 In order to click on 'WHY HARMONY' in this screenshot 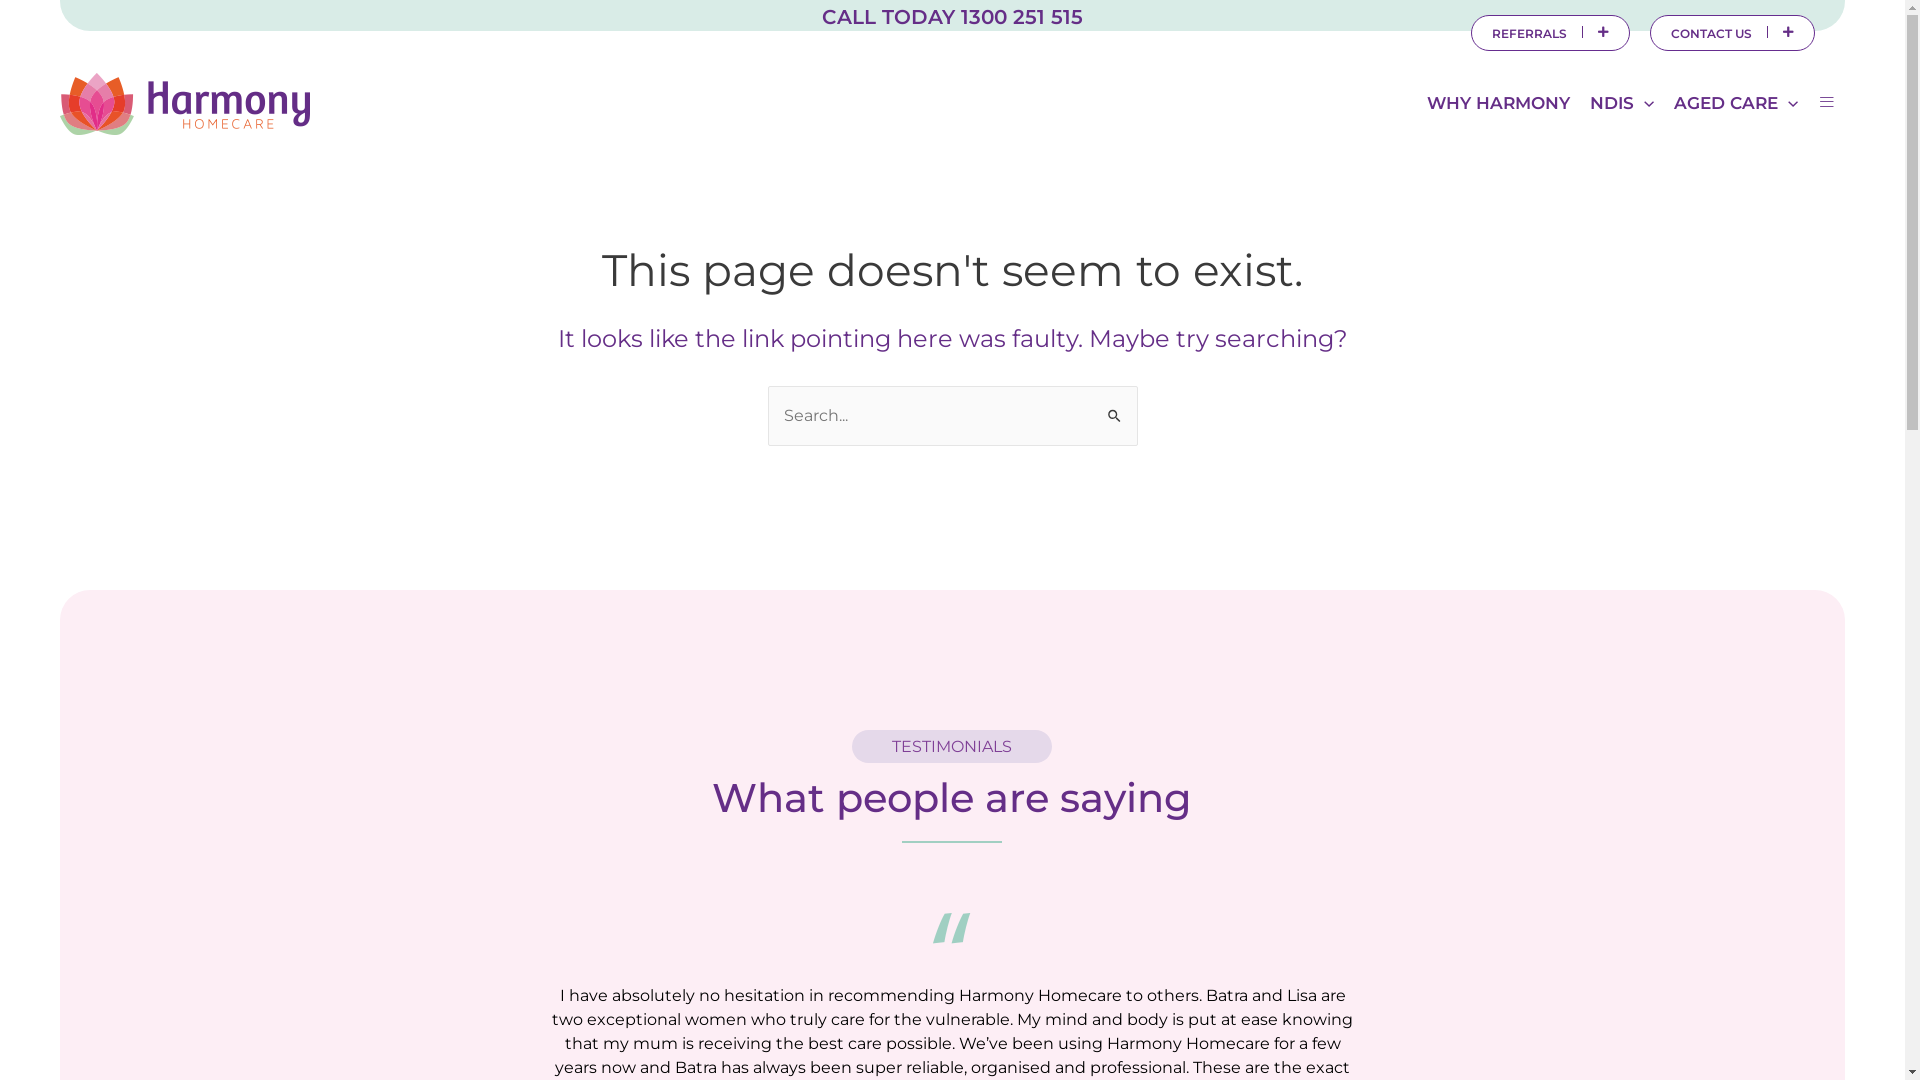, I will do `click(1498, 103)`.